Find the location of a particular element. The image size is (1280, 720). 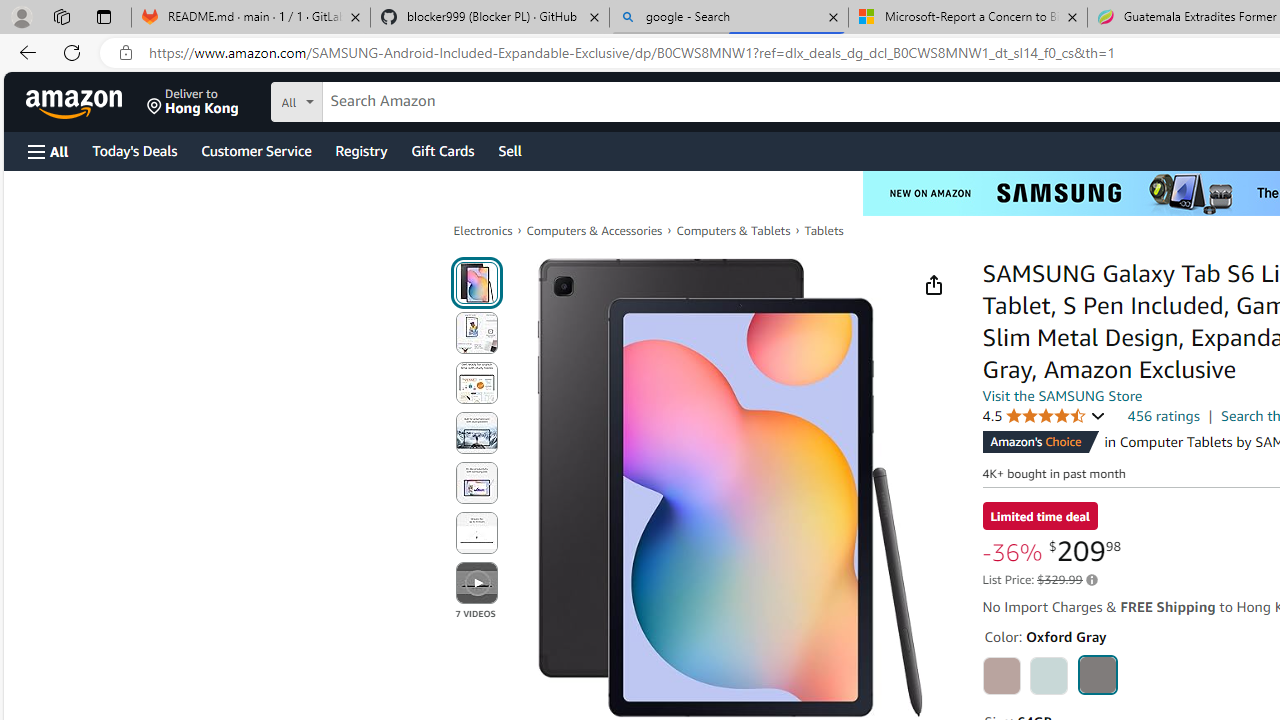

'Deliver to Hong Kong' is located at coordinates (193, 101).